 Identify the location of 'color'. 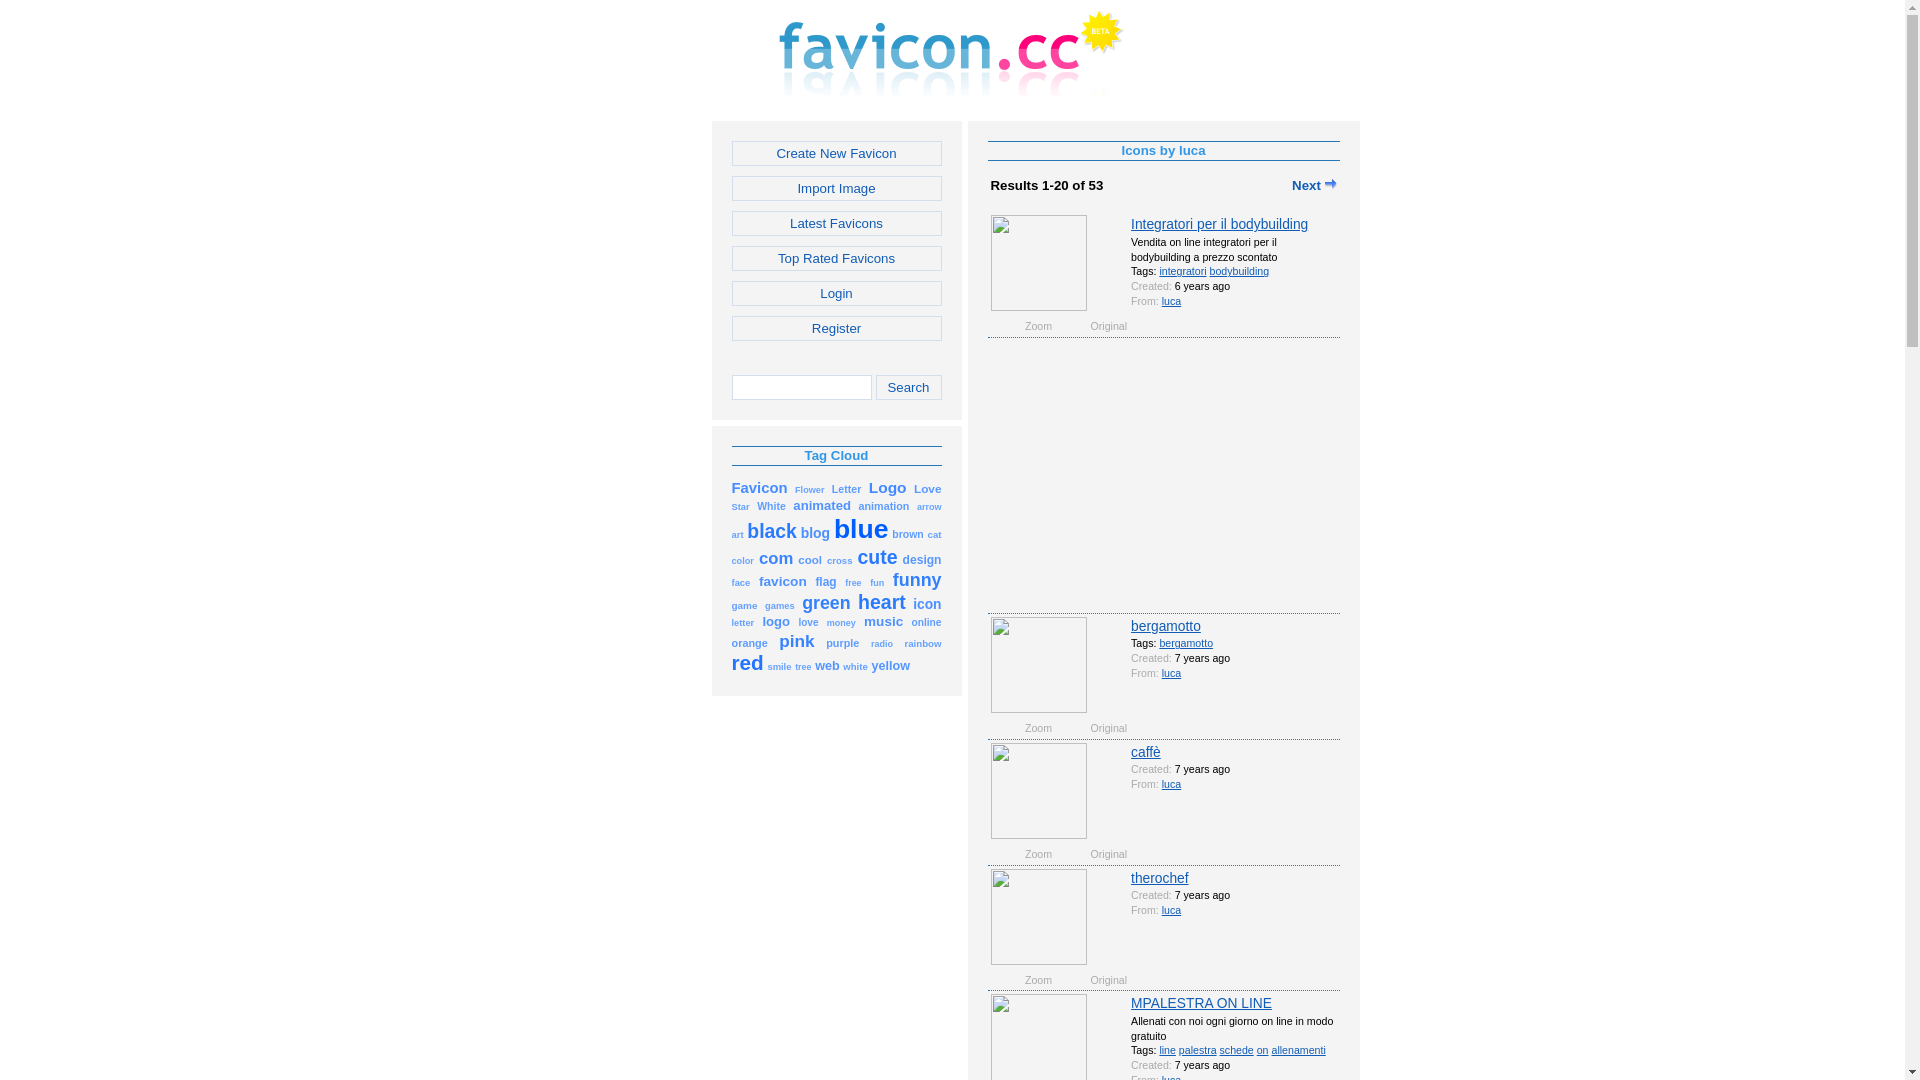
(742, 559).